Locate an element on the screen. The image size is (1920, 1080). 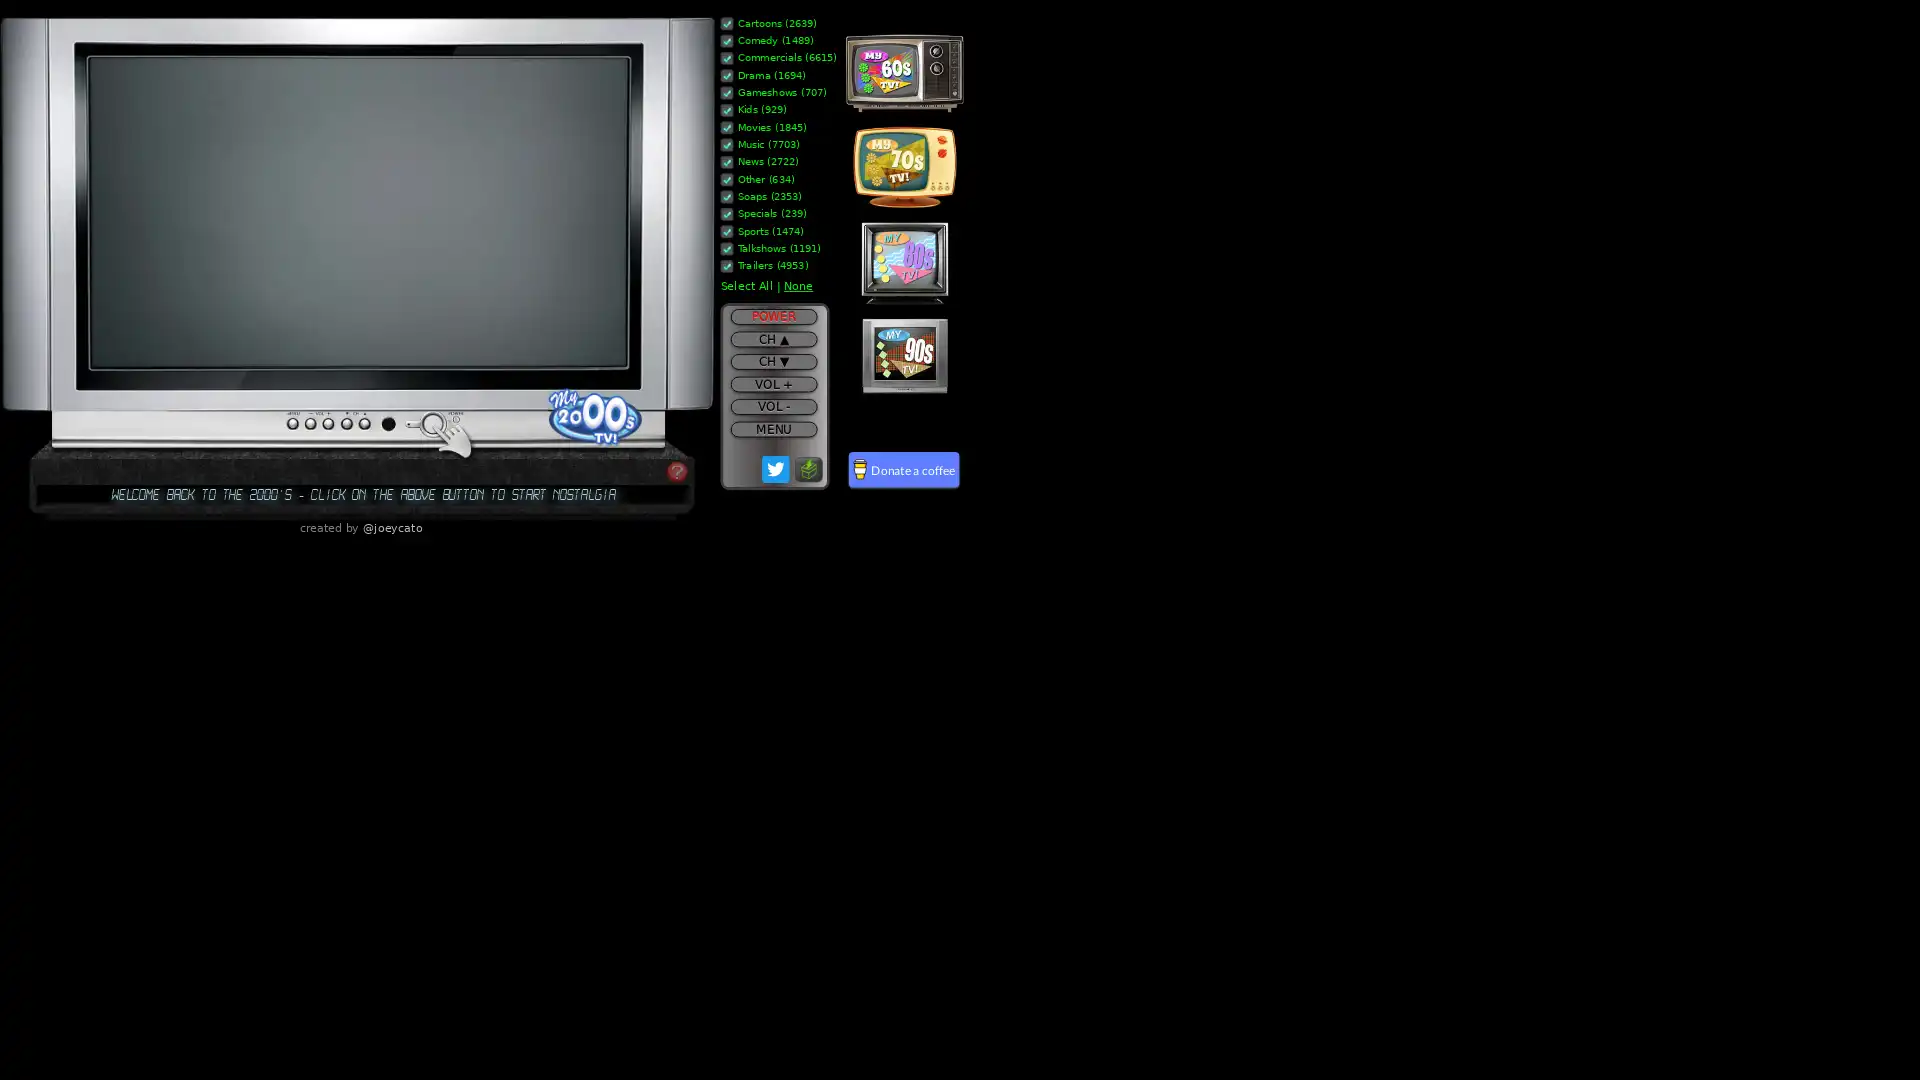
CH is located at coordinates (772, 361).